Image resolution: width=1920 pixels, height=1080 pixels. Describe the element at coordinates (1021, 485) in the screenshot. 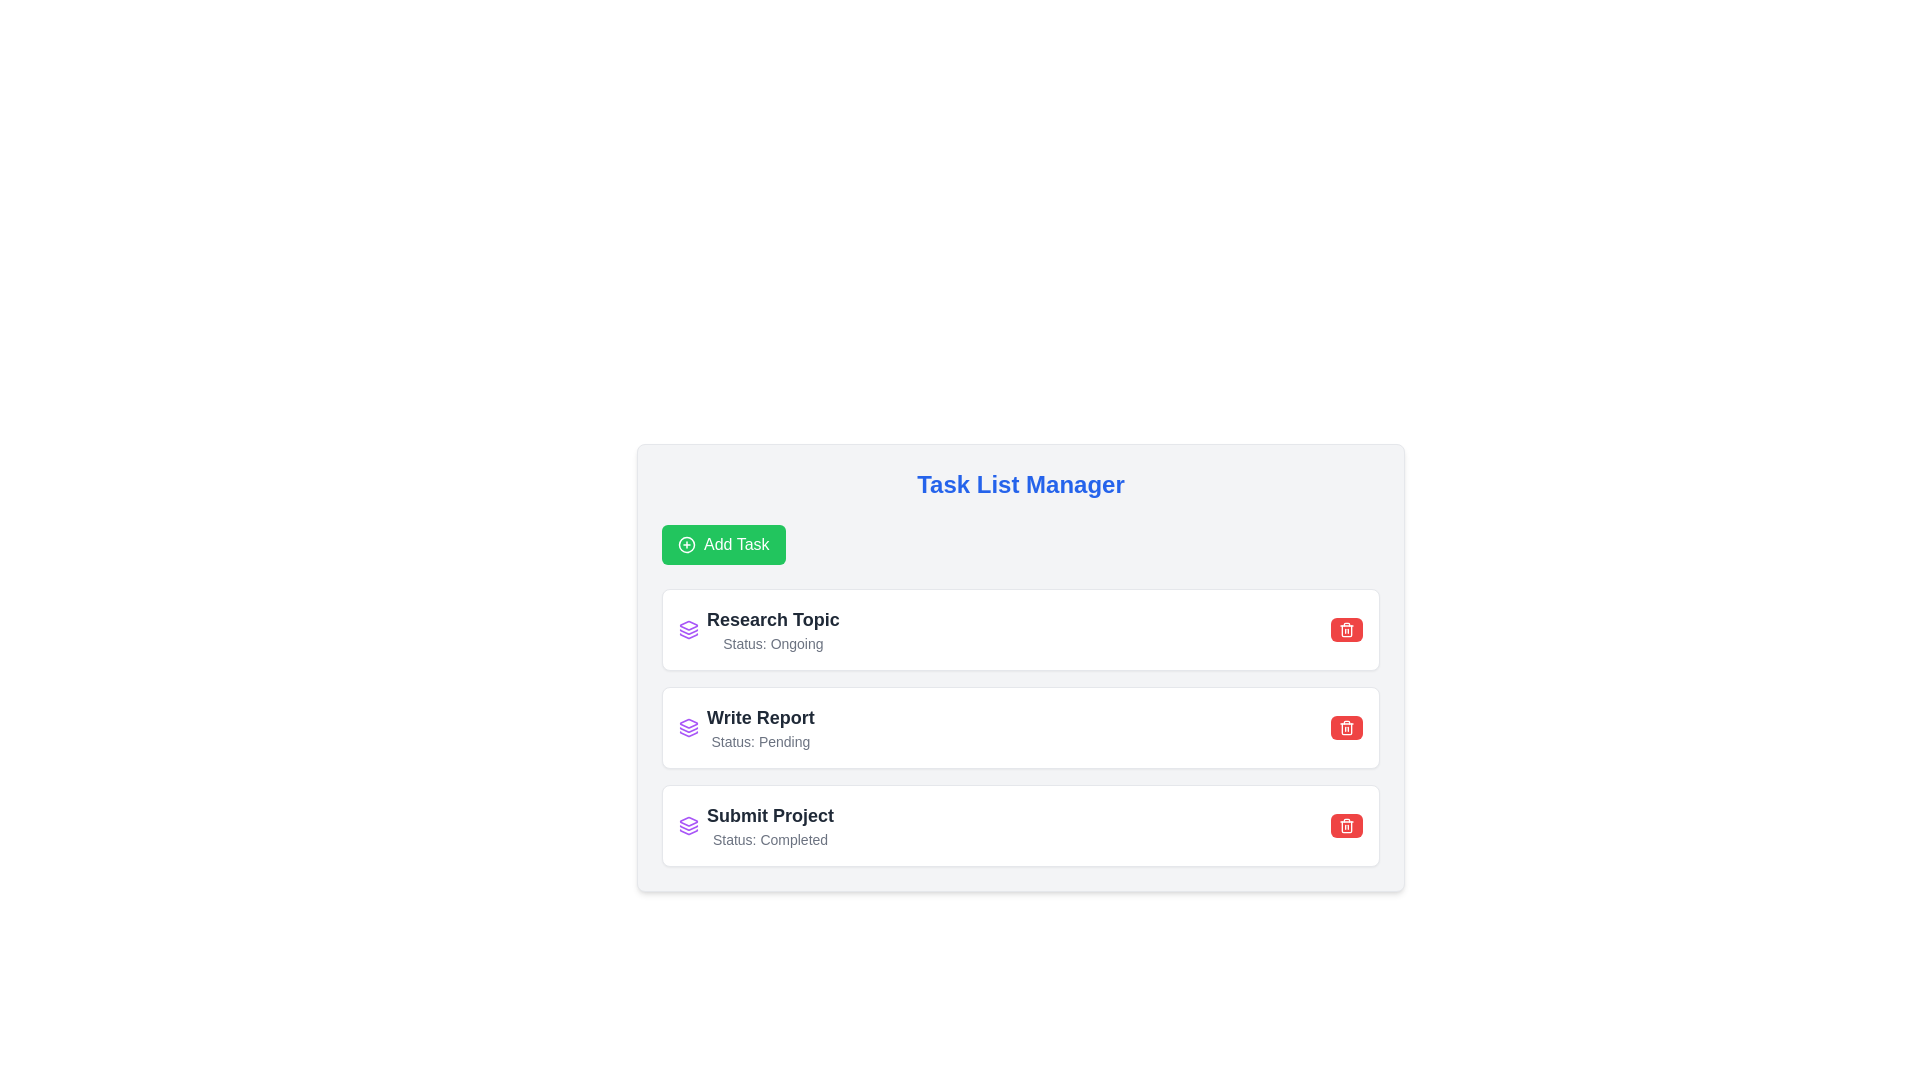

I see `the 'Task List Manager' text label, which is styled in bold, blue, and centered at the top of the task management section` at that location.